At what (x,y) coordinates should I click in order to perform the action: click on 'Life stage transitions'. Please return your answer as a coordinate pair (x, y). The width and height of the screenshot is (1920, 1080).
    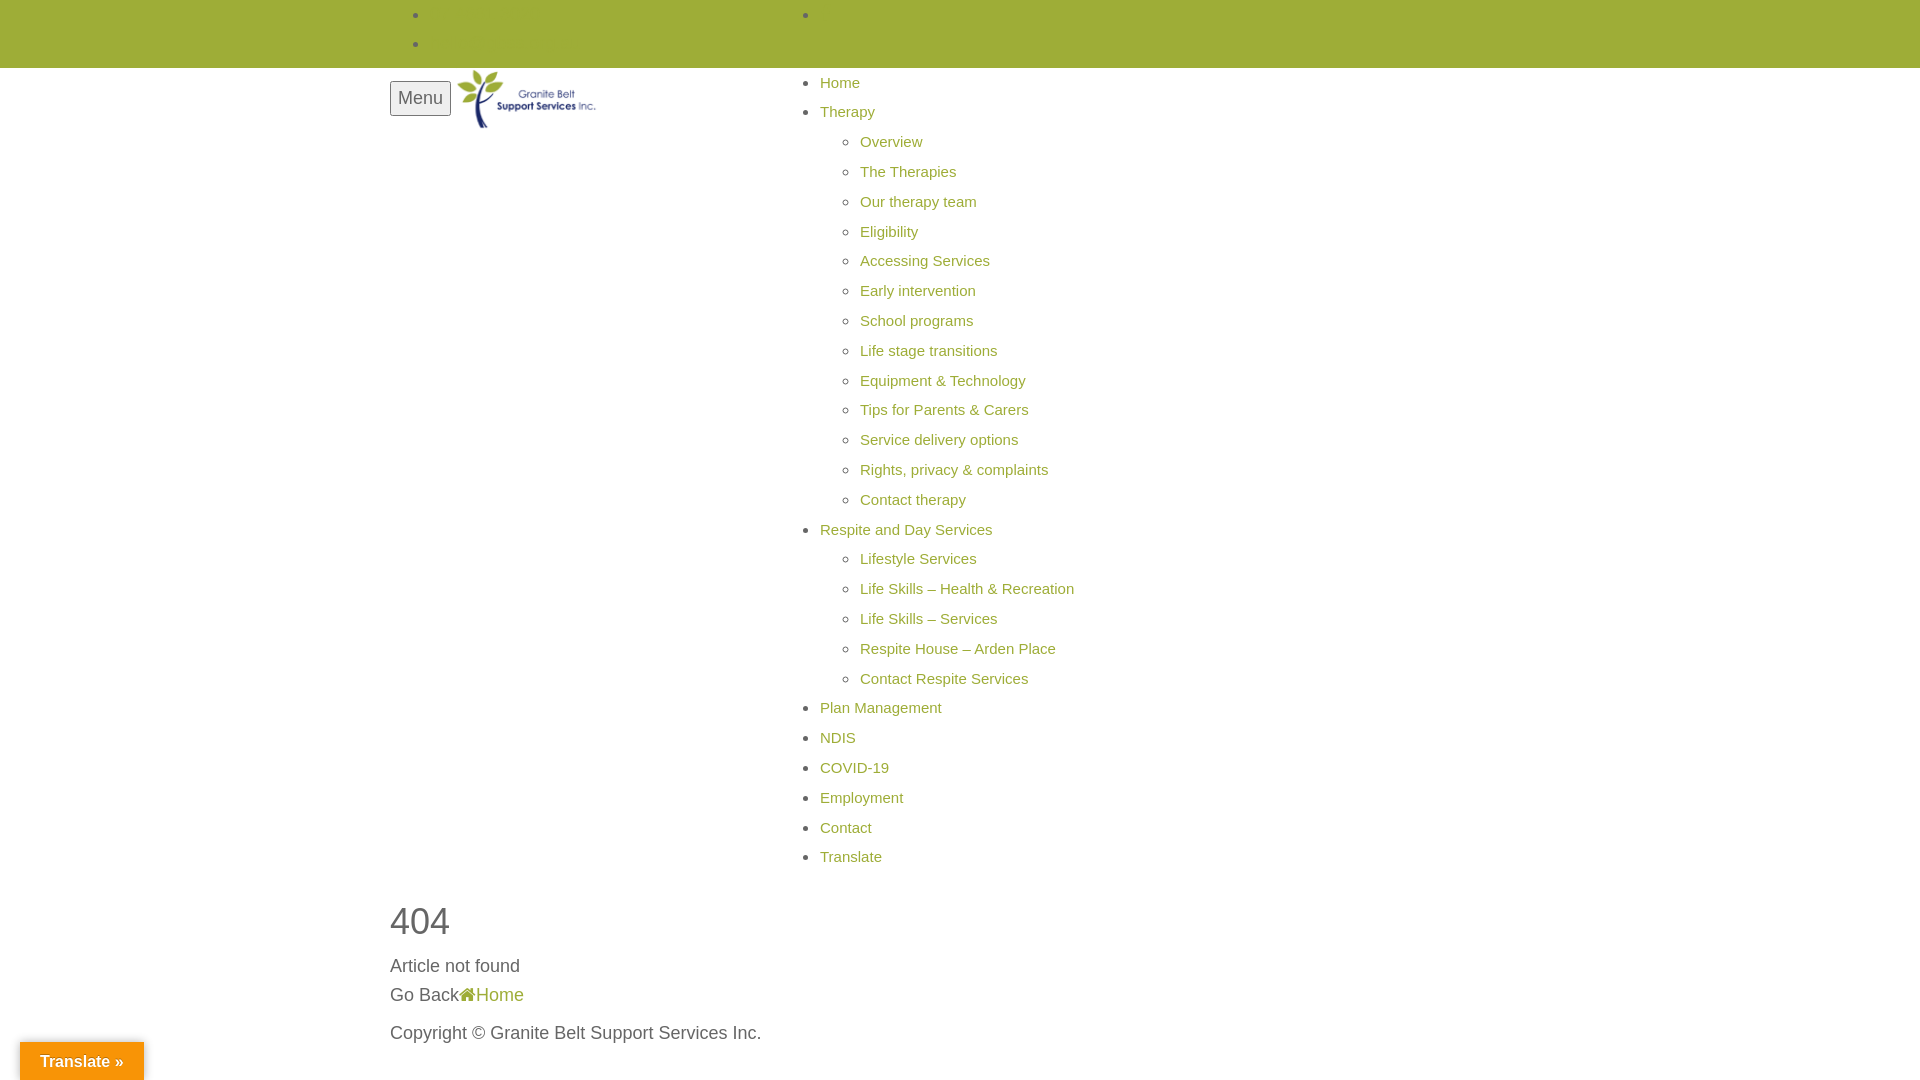
    Looking at the image, I should click on (928, 349).